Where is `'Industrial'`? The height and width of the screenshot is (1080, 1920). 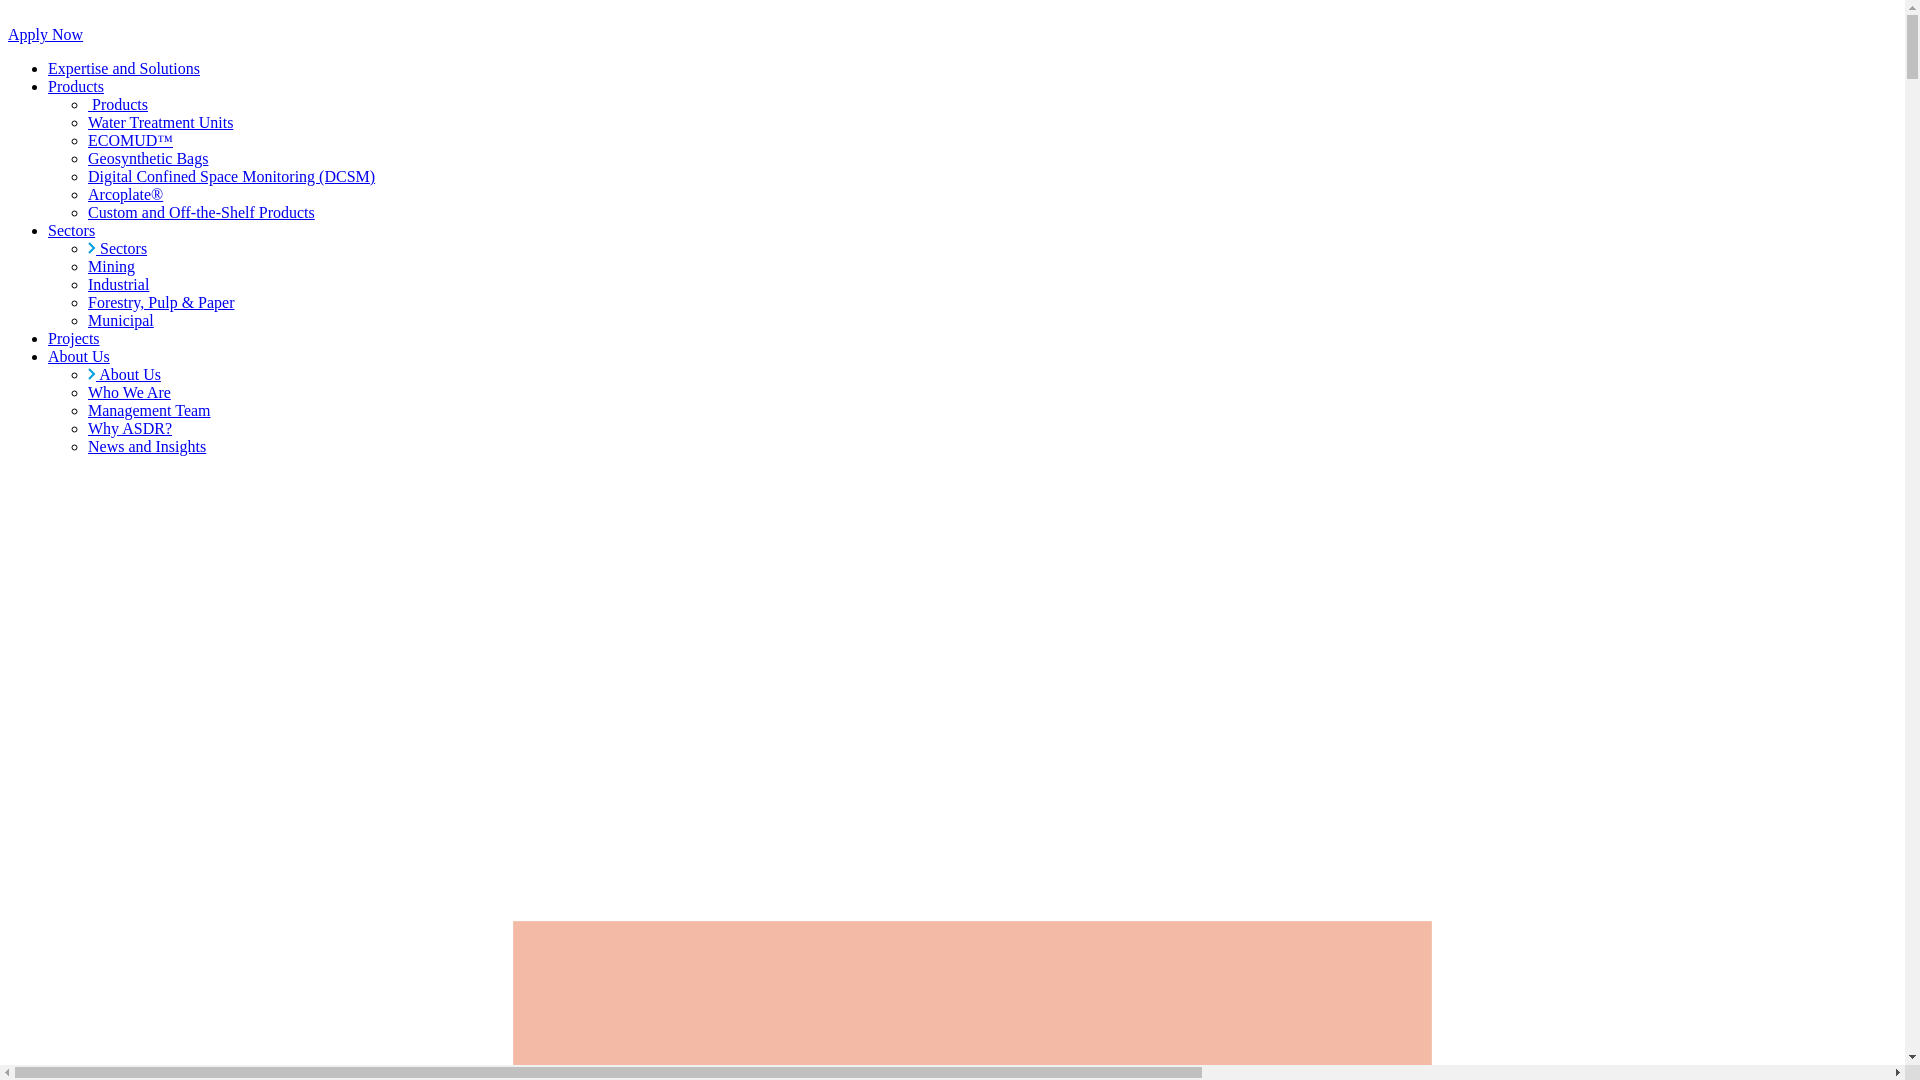
'Industrial' is located at coordinates (117, 284).